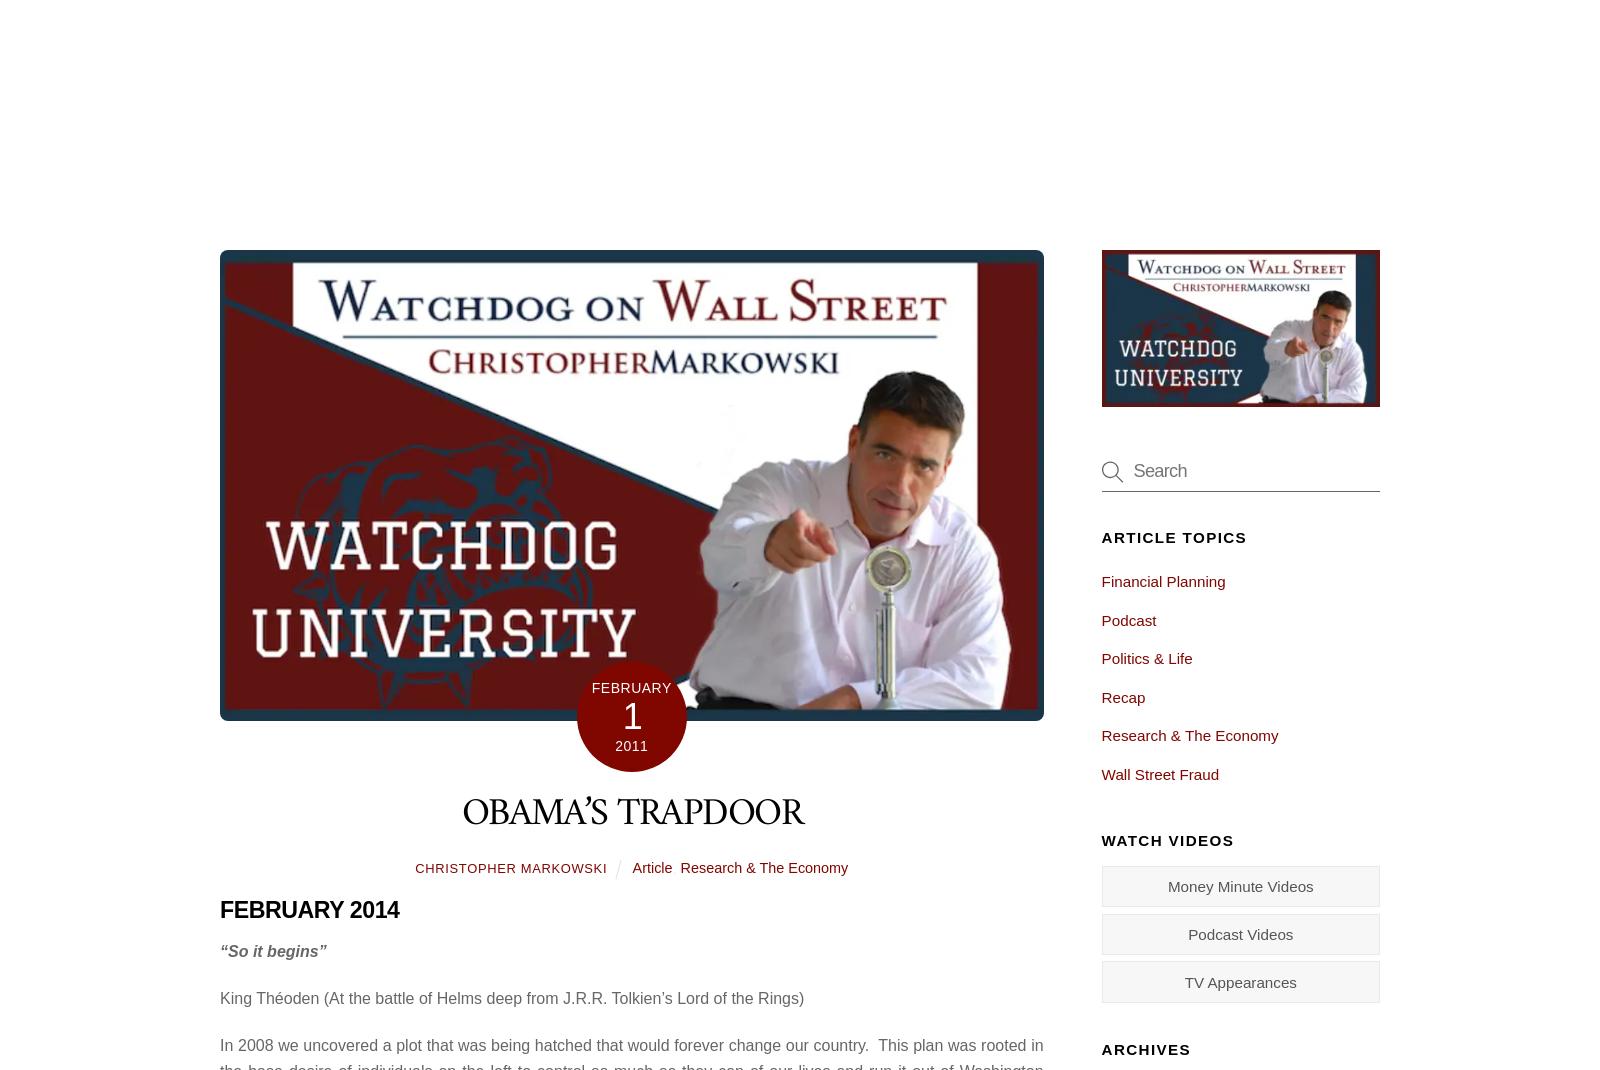 This screenshot has height=1070, width=1600. I want to click on 'MUNICIPAL DEBT BOMB', so click(358, 999).